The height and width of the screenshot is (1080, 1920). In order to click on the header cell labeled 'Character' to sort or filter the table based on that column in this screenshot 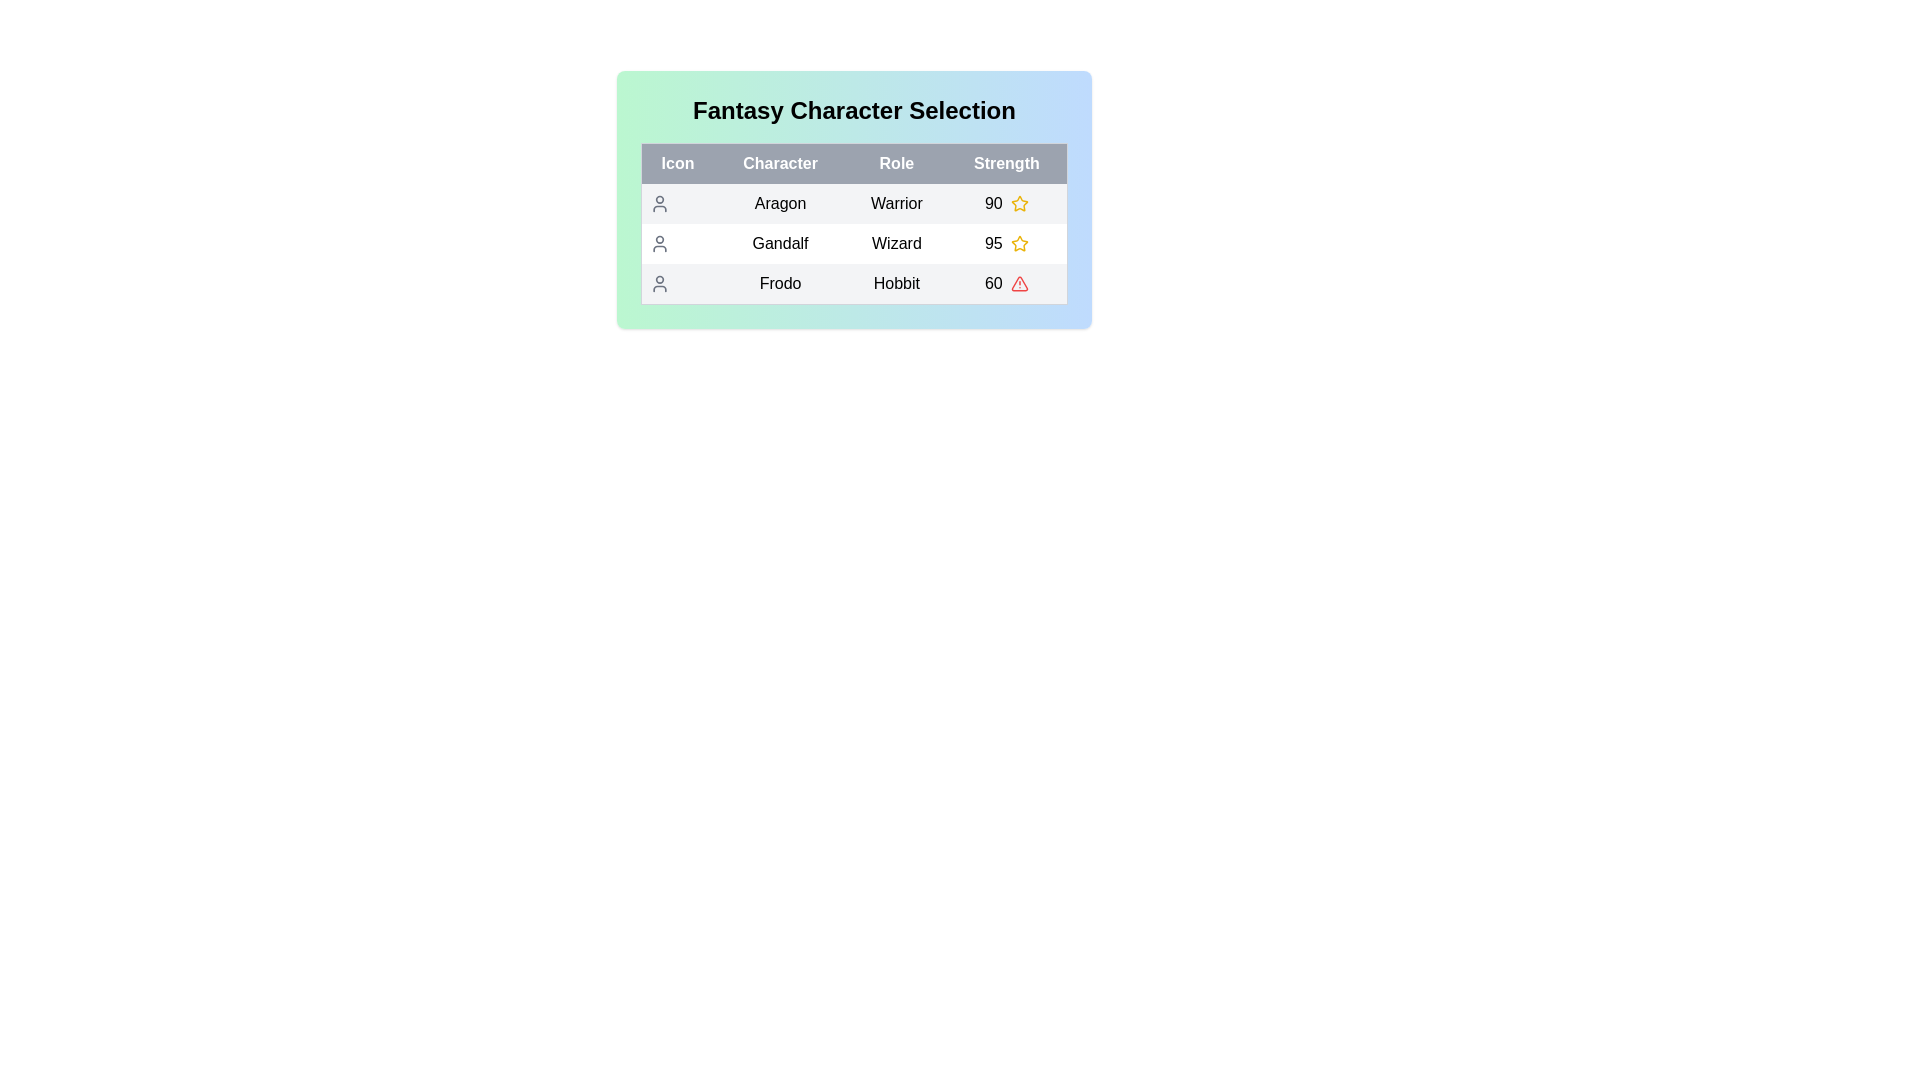, I will do `click(780, 163)`.